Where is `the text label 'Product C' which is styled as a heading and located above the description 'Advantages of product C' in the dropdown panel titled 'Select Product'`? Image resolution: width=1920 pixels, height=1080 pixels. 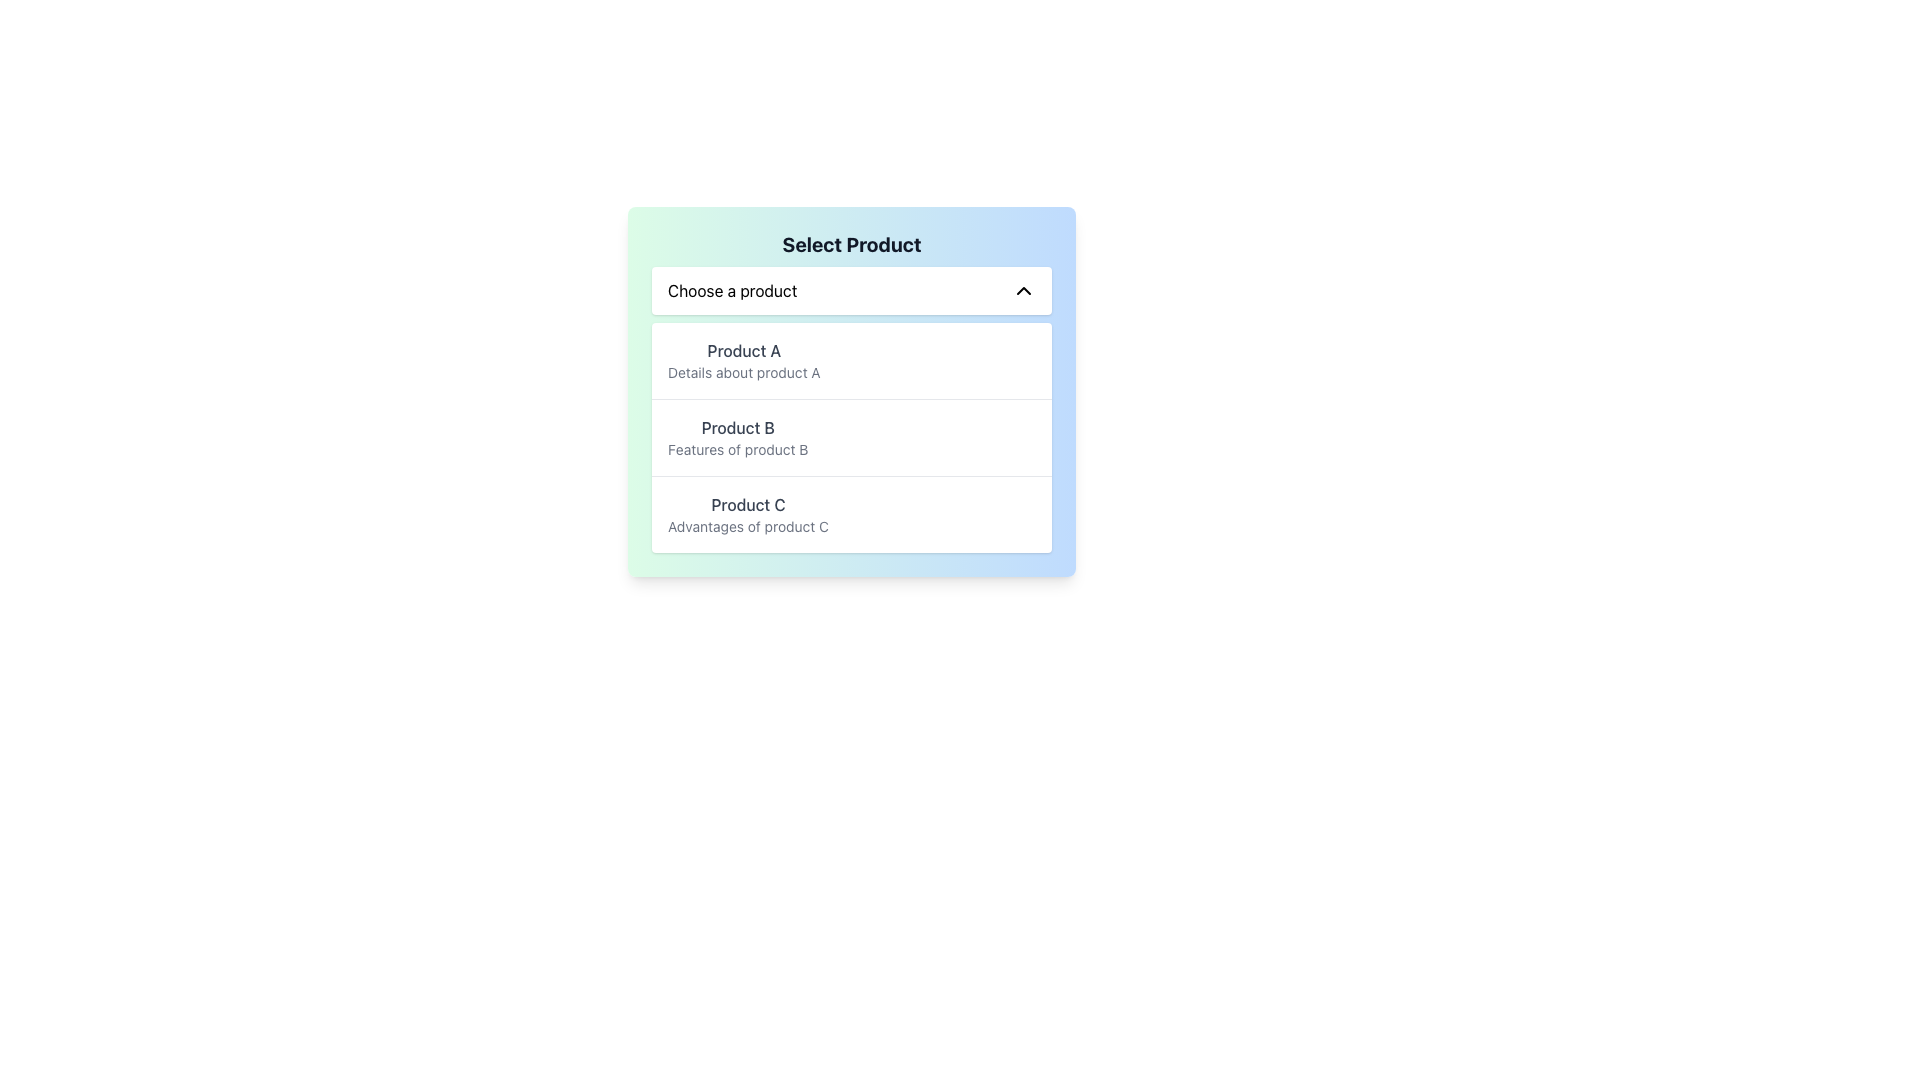
the text label 'Product C' which is styled as a heading and located above the description 'Advantages of product C' in the dropdown panel titled 'Select Product' is located at coordinates (747, 504).